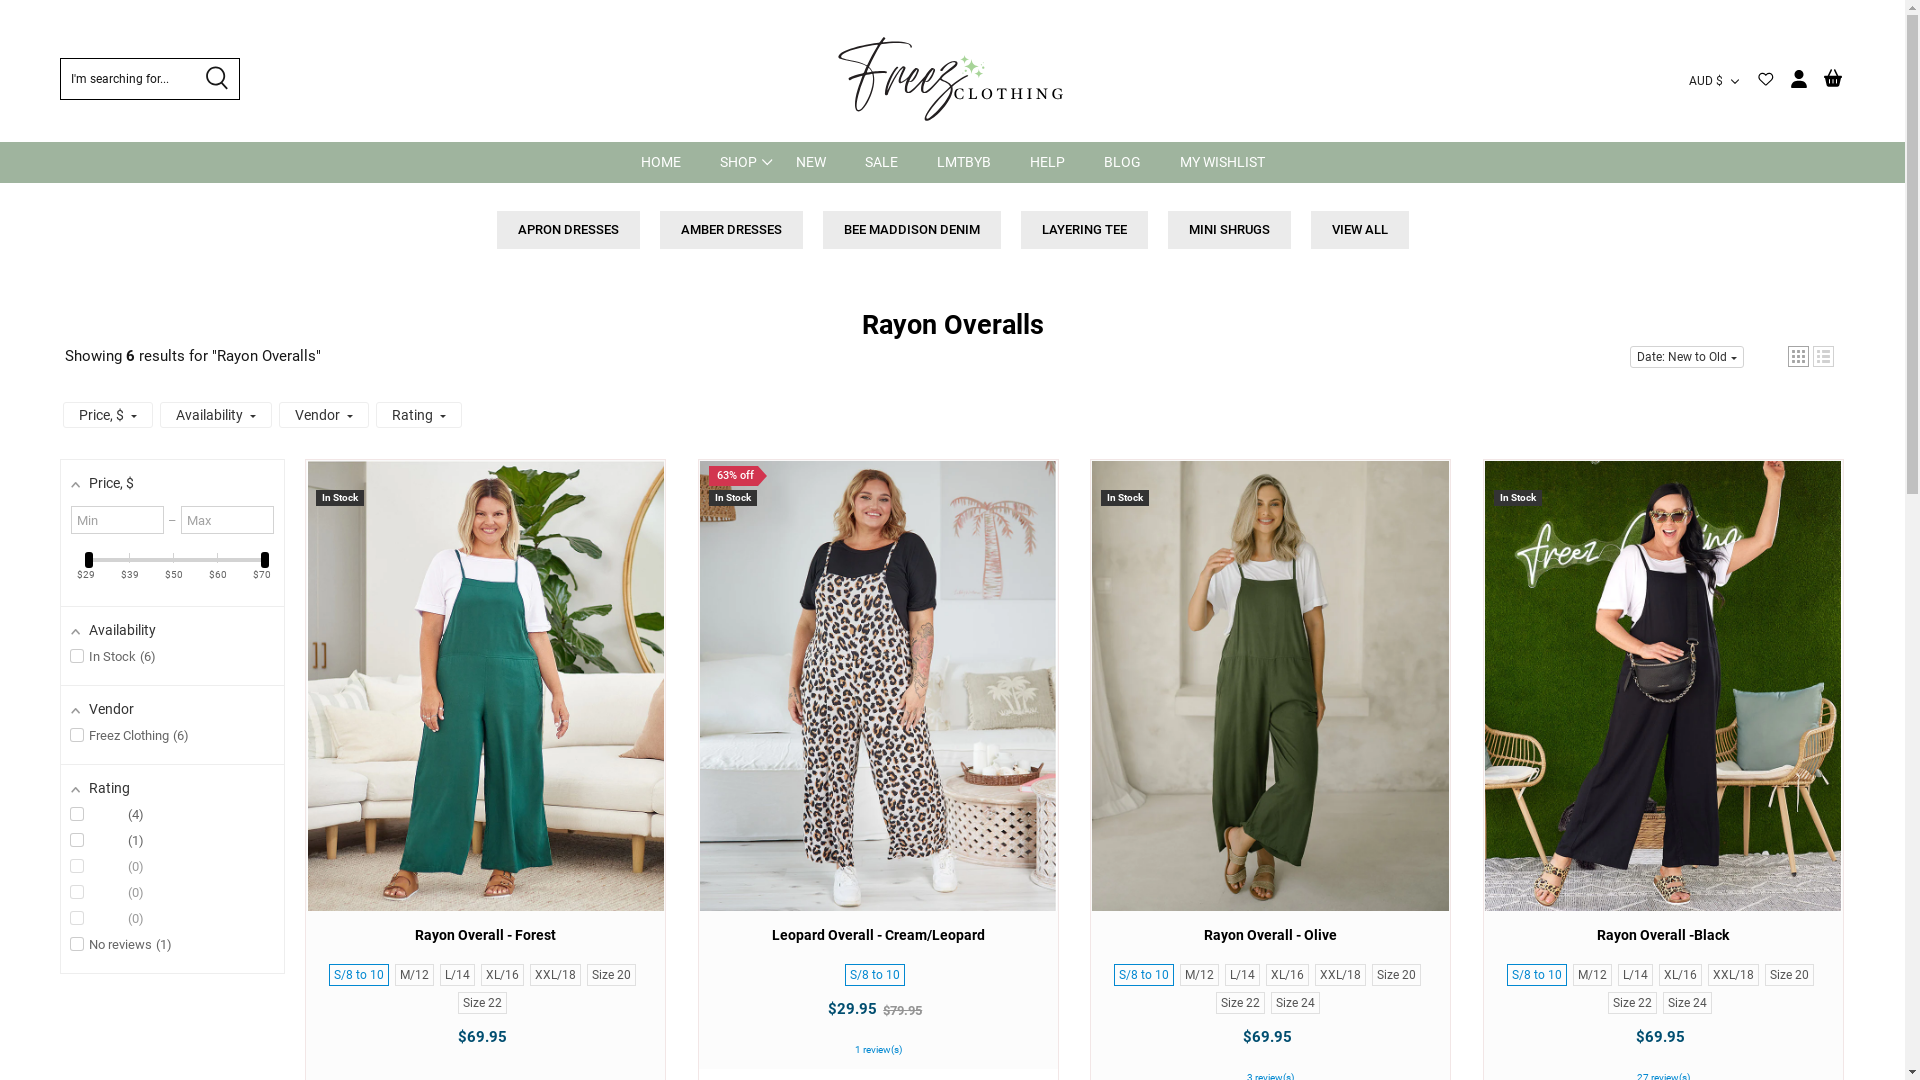 This screenshot has height=1080, width=1920. I want to click on 'Freez Clothing', so click(952, 78).